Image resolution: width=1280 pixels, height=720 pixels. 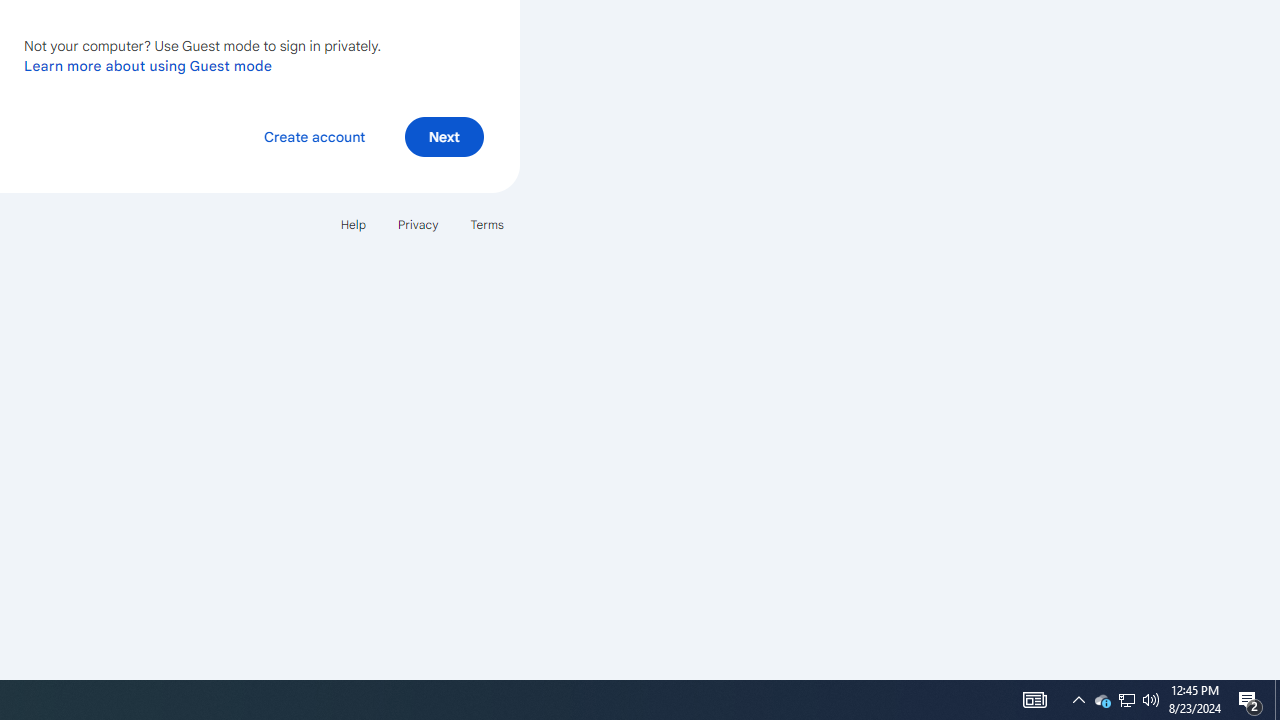 I want to click on 'Next', so click(x=443, y=135).